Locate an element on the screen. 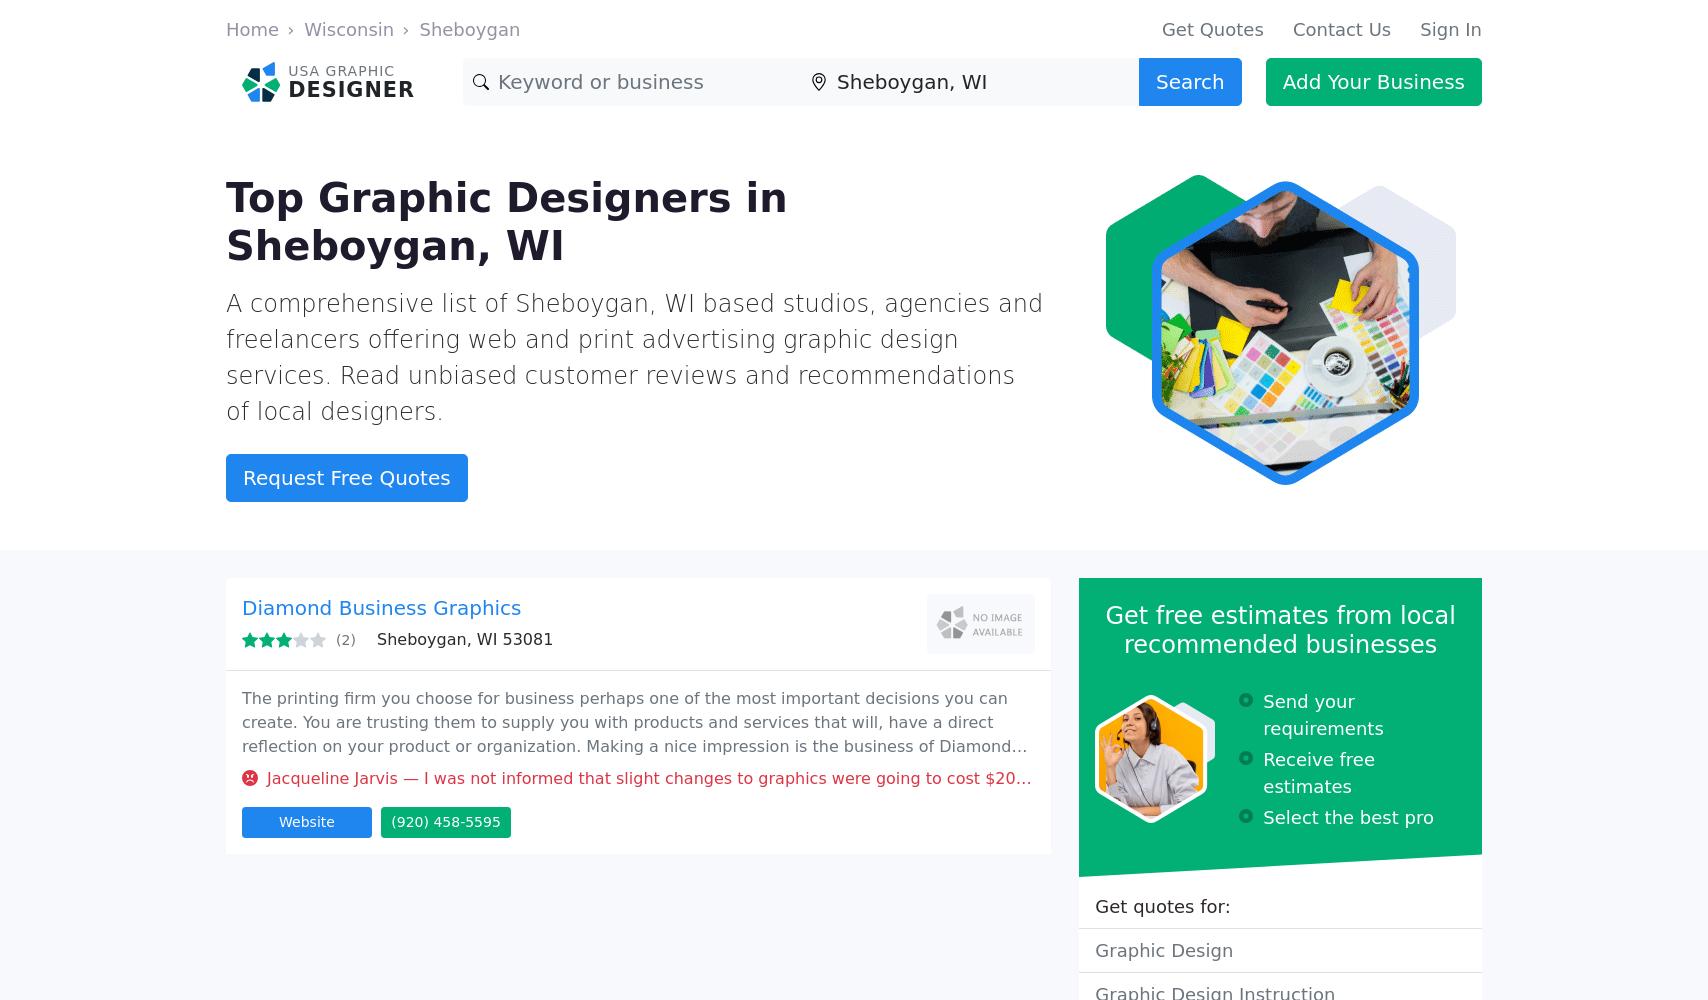 The image size is (1708, 1000). 'Sheboygan, WI 53081' is located at coordinates (464, 639).